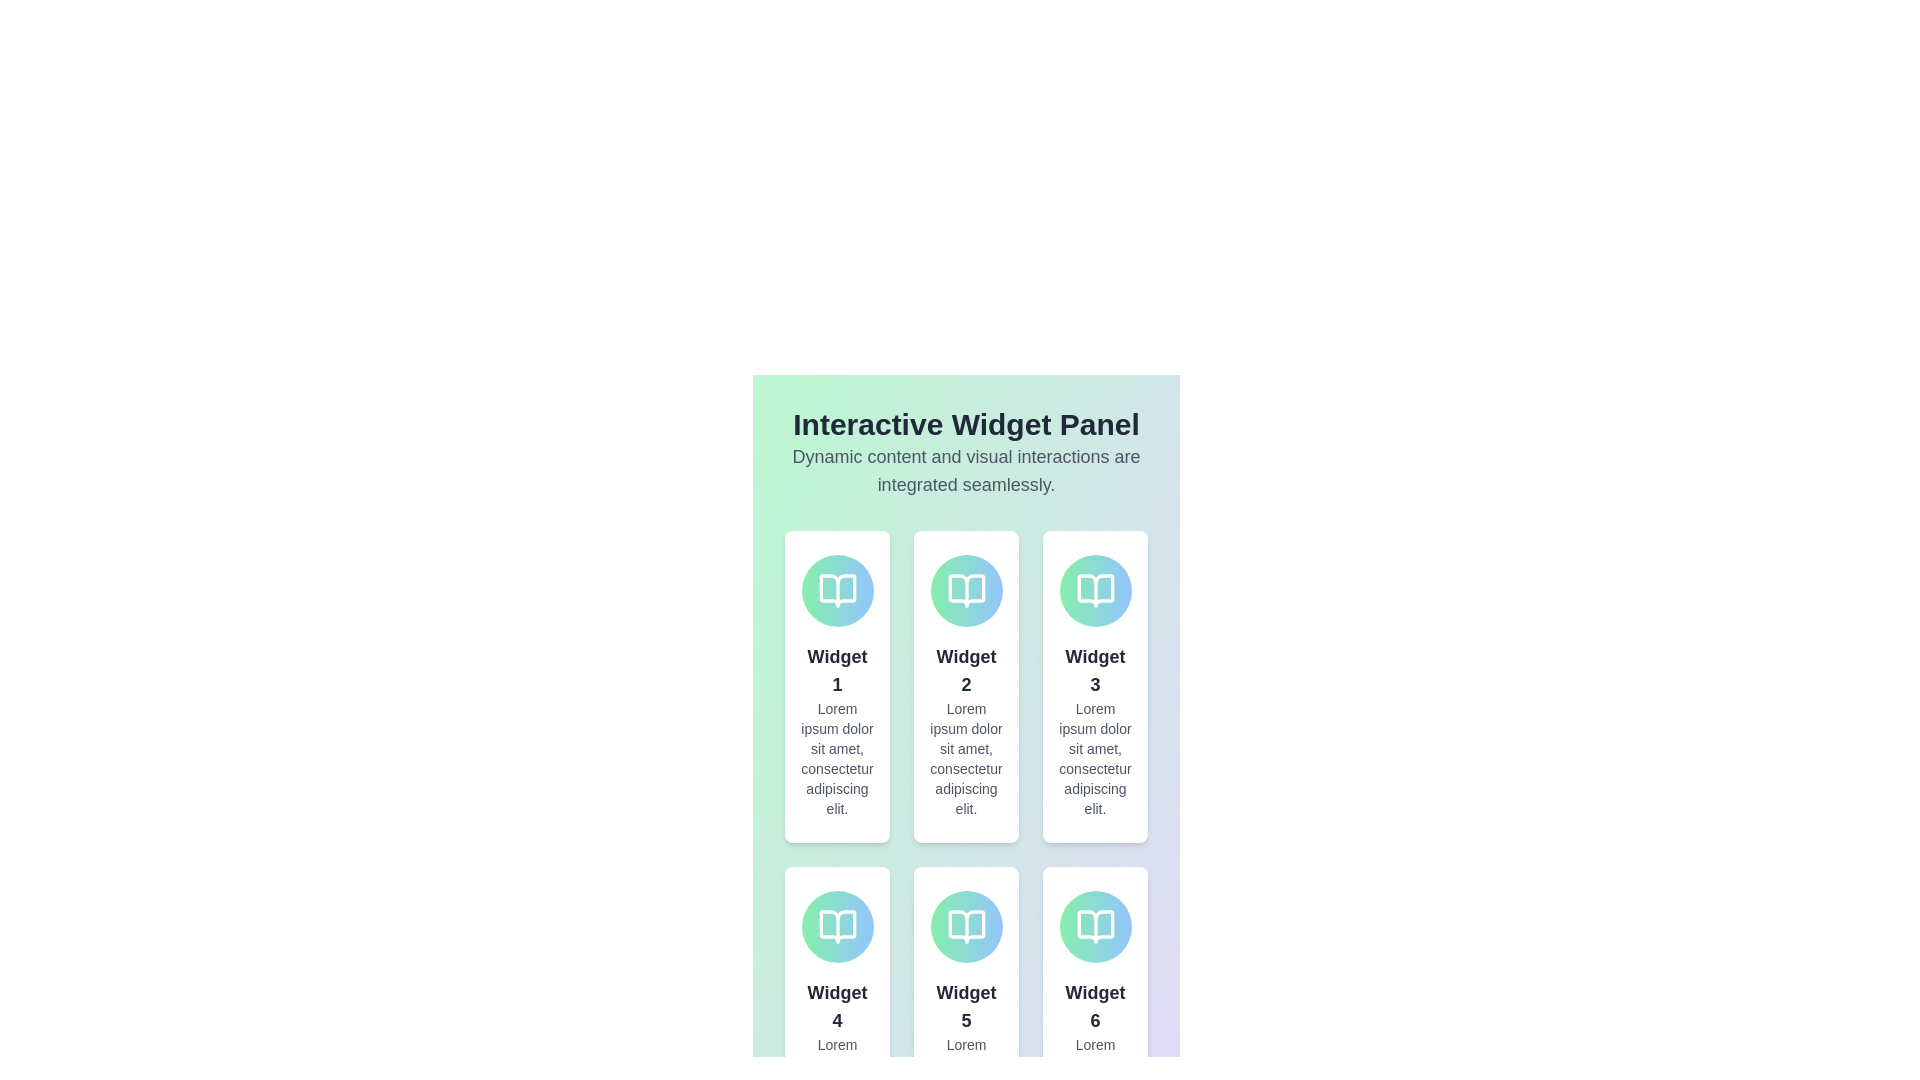 This screenshot has height=1080, width=1920. Describe the element at coordinates (966, 423) in the screenshot. I see `the text label displaying 'Interactive Widget Panel' in a large, bold font style, prominently positioned at the top of the interface` at that location.